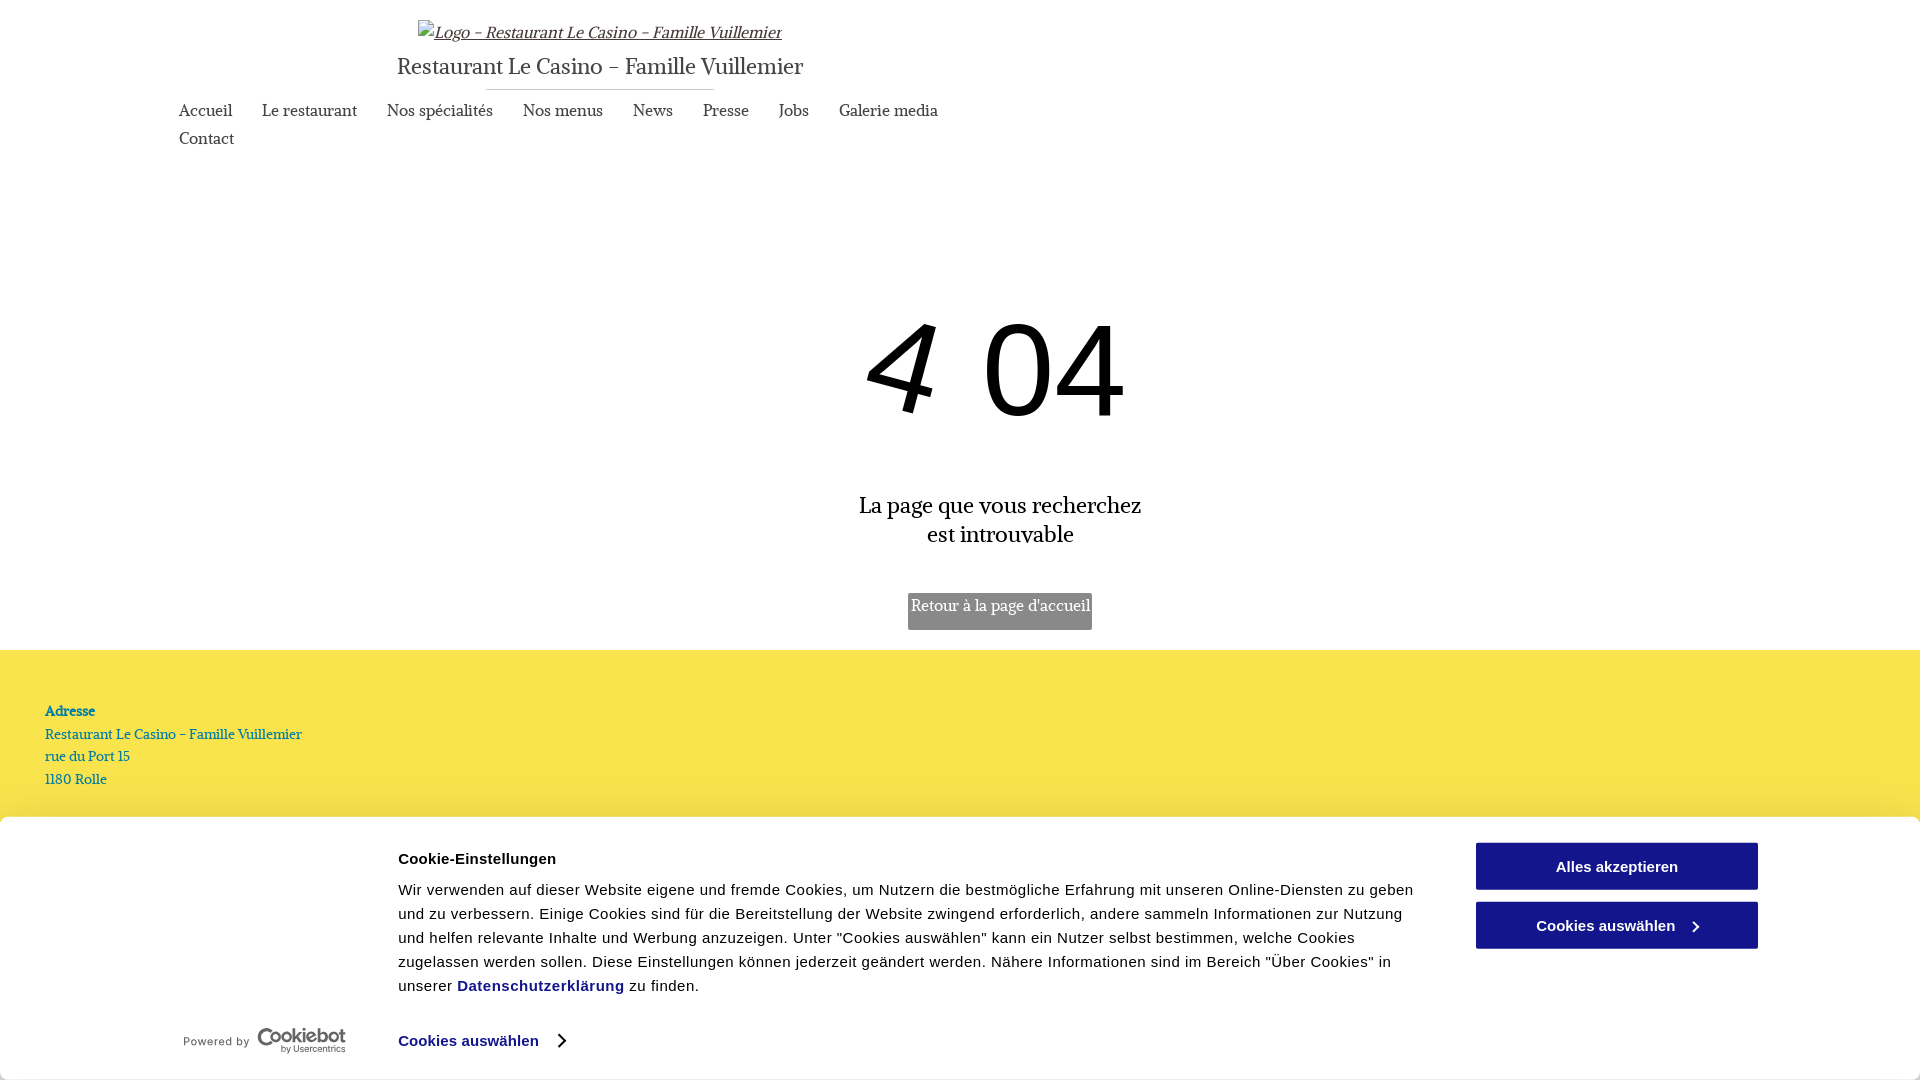  I want to click on 'Galerie media', so click(887, 111).